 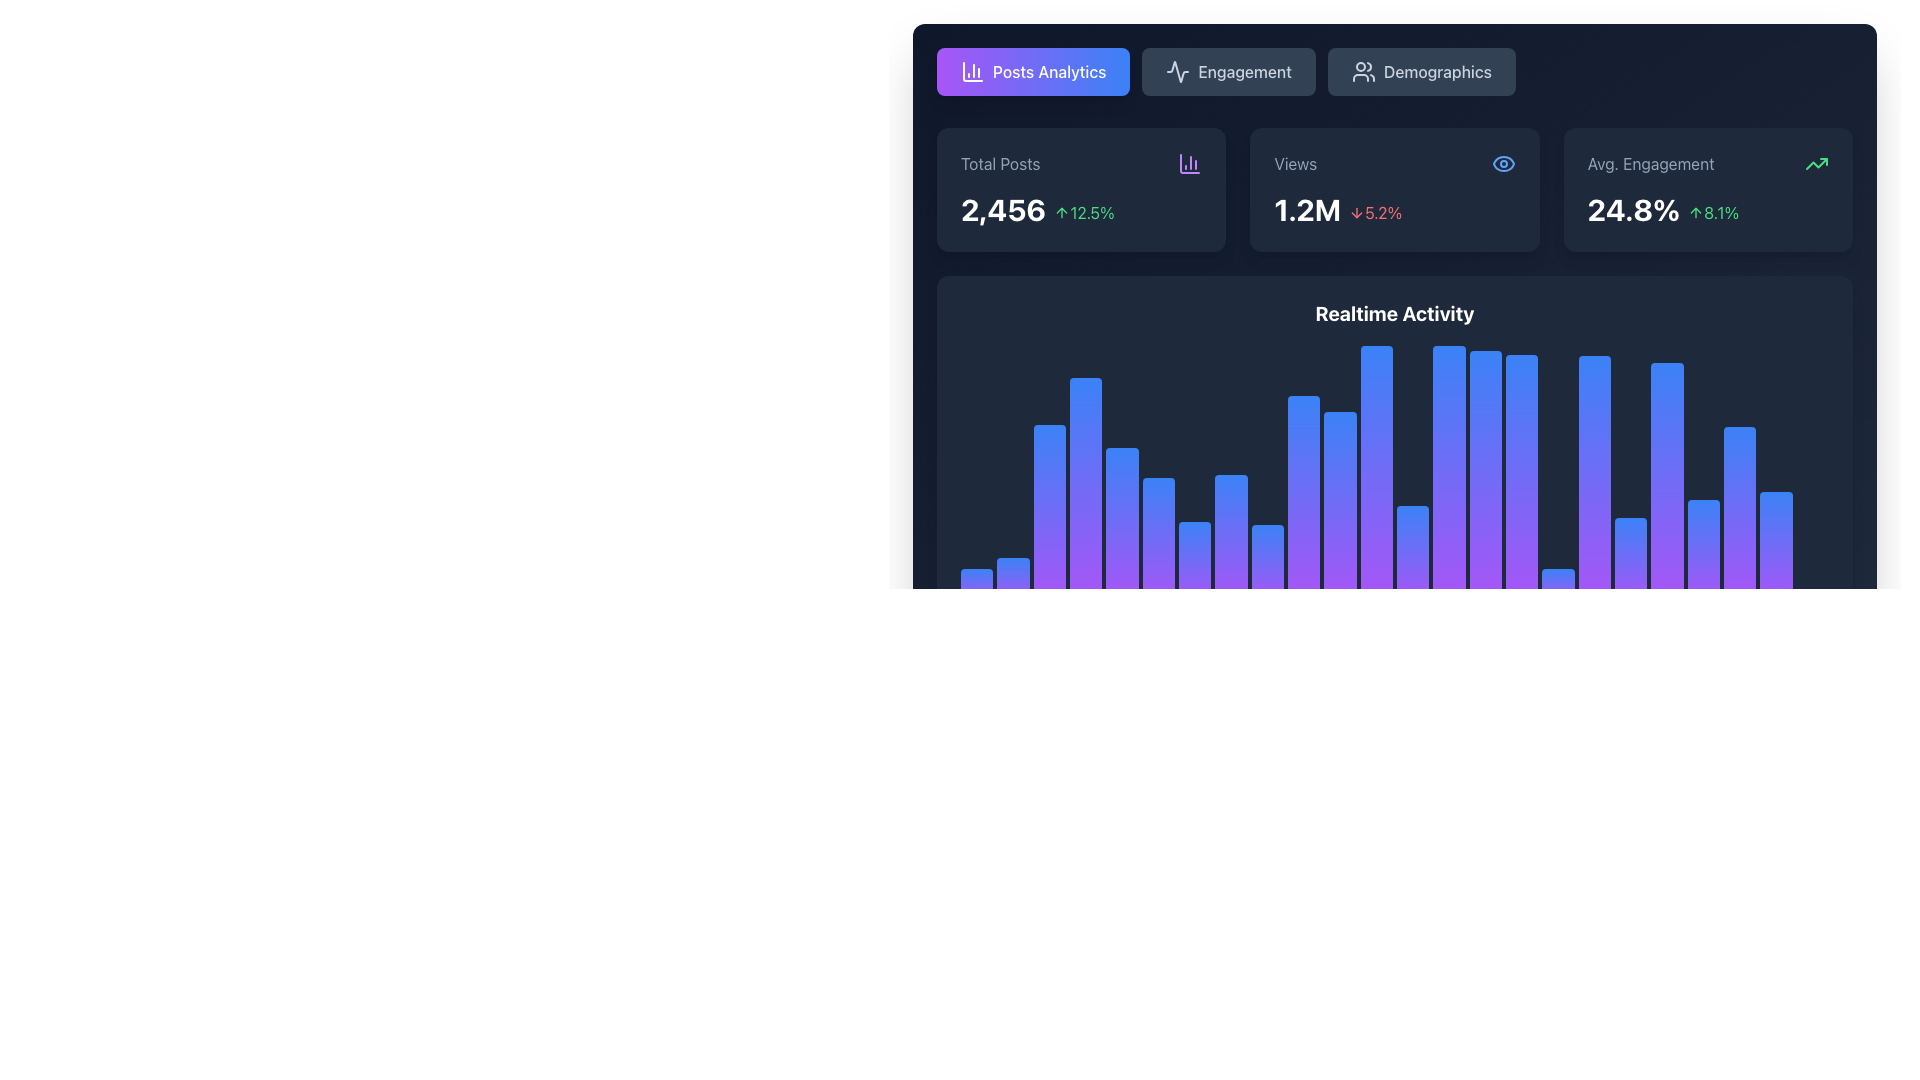 What do you see at coordinates (1362, 71) in the screenshot?
I see `the visual representation of the SVG icon located at the top-right of the 'Demographics' button in the navigation bar` at bounding box center [1362, 71].